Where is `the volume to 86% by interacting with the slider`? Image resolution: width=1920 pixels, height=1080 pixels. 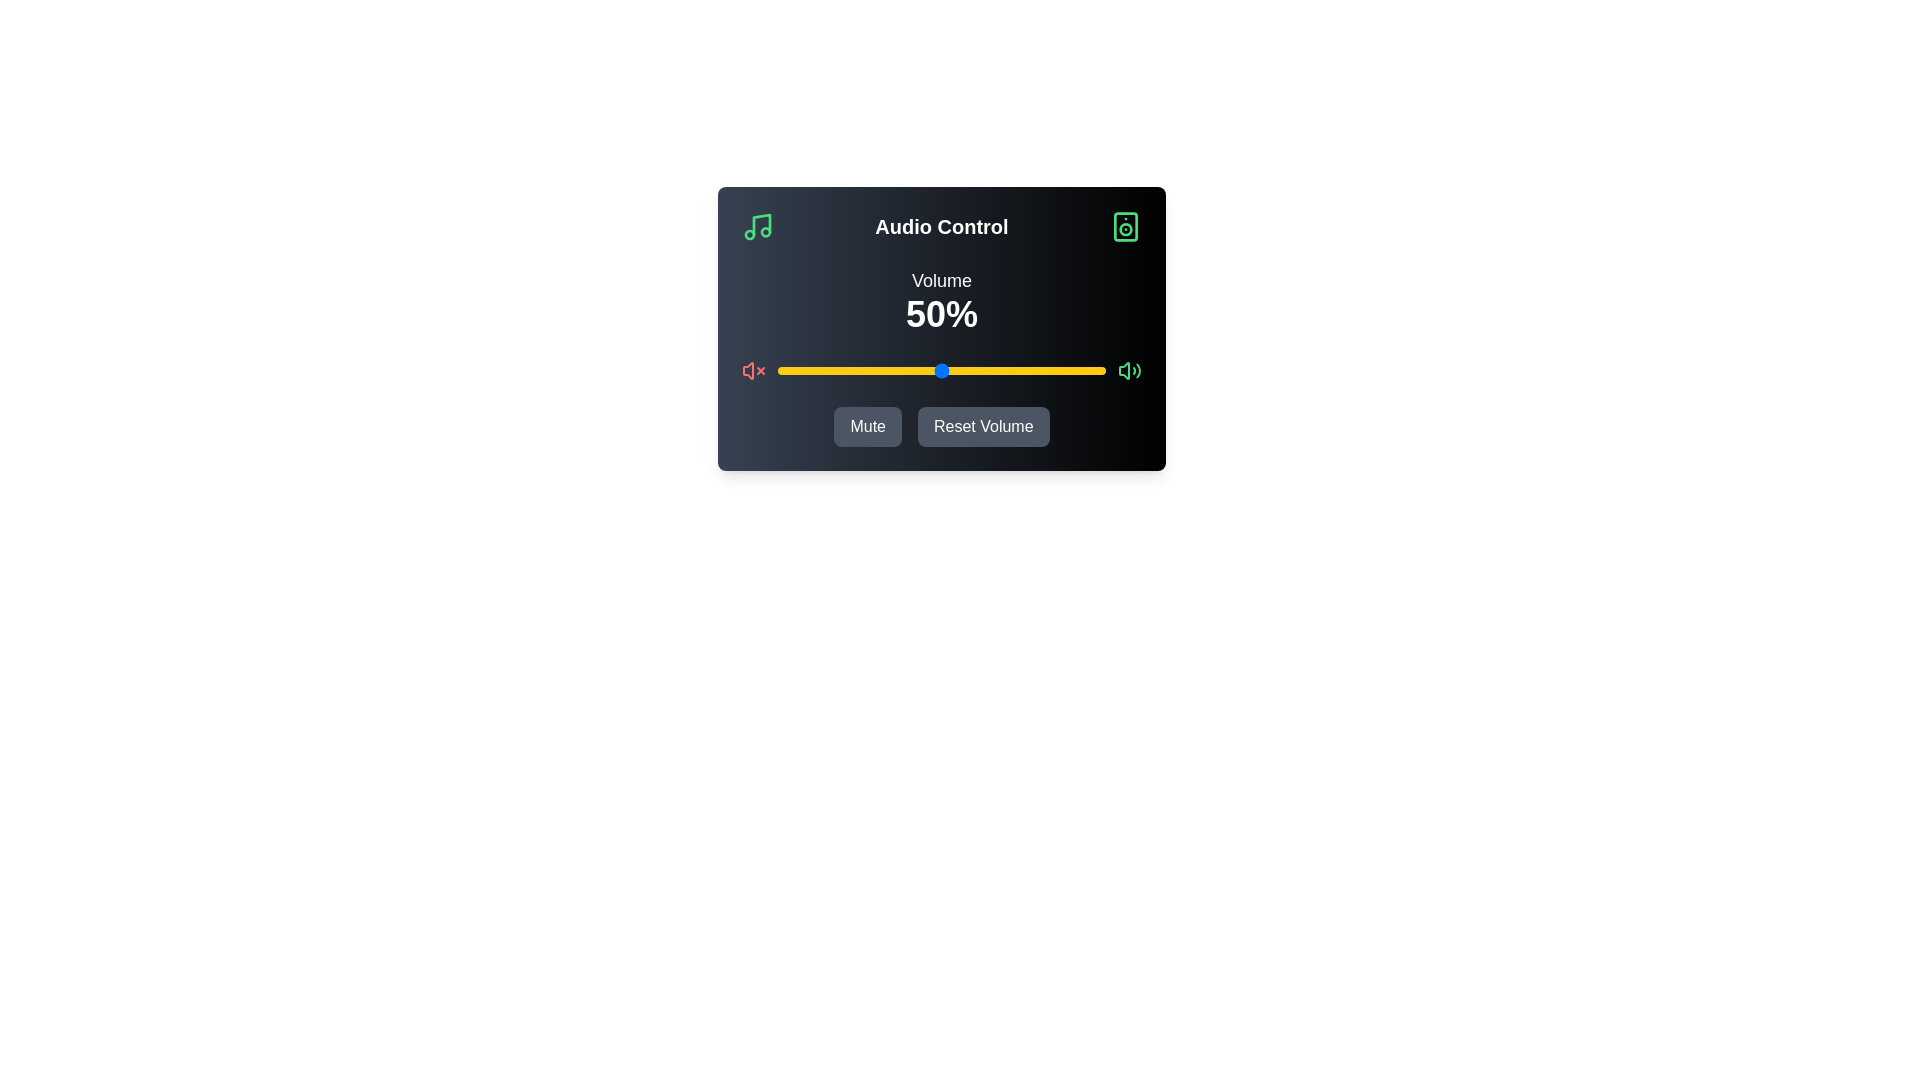 the volume to 86% by interacting with the slider is located at coordinates (1059, 370).